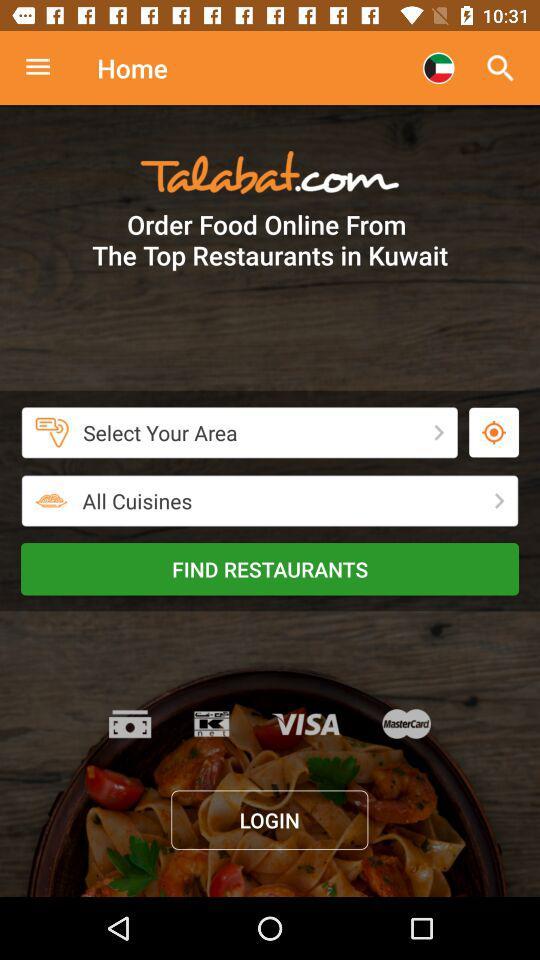 The image size is (540, 960). What do you see at coordinates (438, 68) in the screenshot?
I see `the icon just to the left of search icon` at bounding box center [438, 68].